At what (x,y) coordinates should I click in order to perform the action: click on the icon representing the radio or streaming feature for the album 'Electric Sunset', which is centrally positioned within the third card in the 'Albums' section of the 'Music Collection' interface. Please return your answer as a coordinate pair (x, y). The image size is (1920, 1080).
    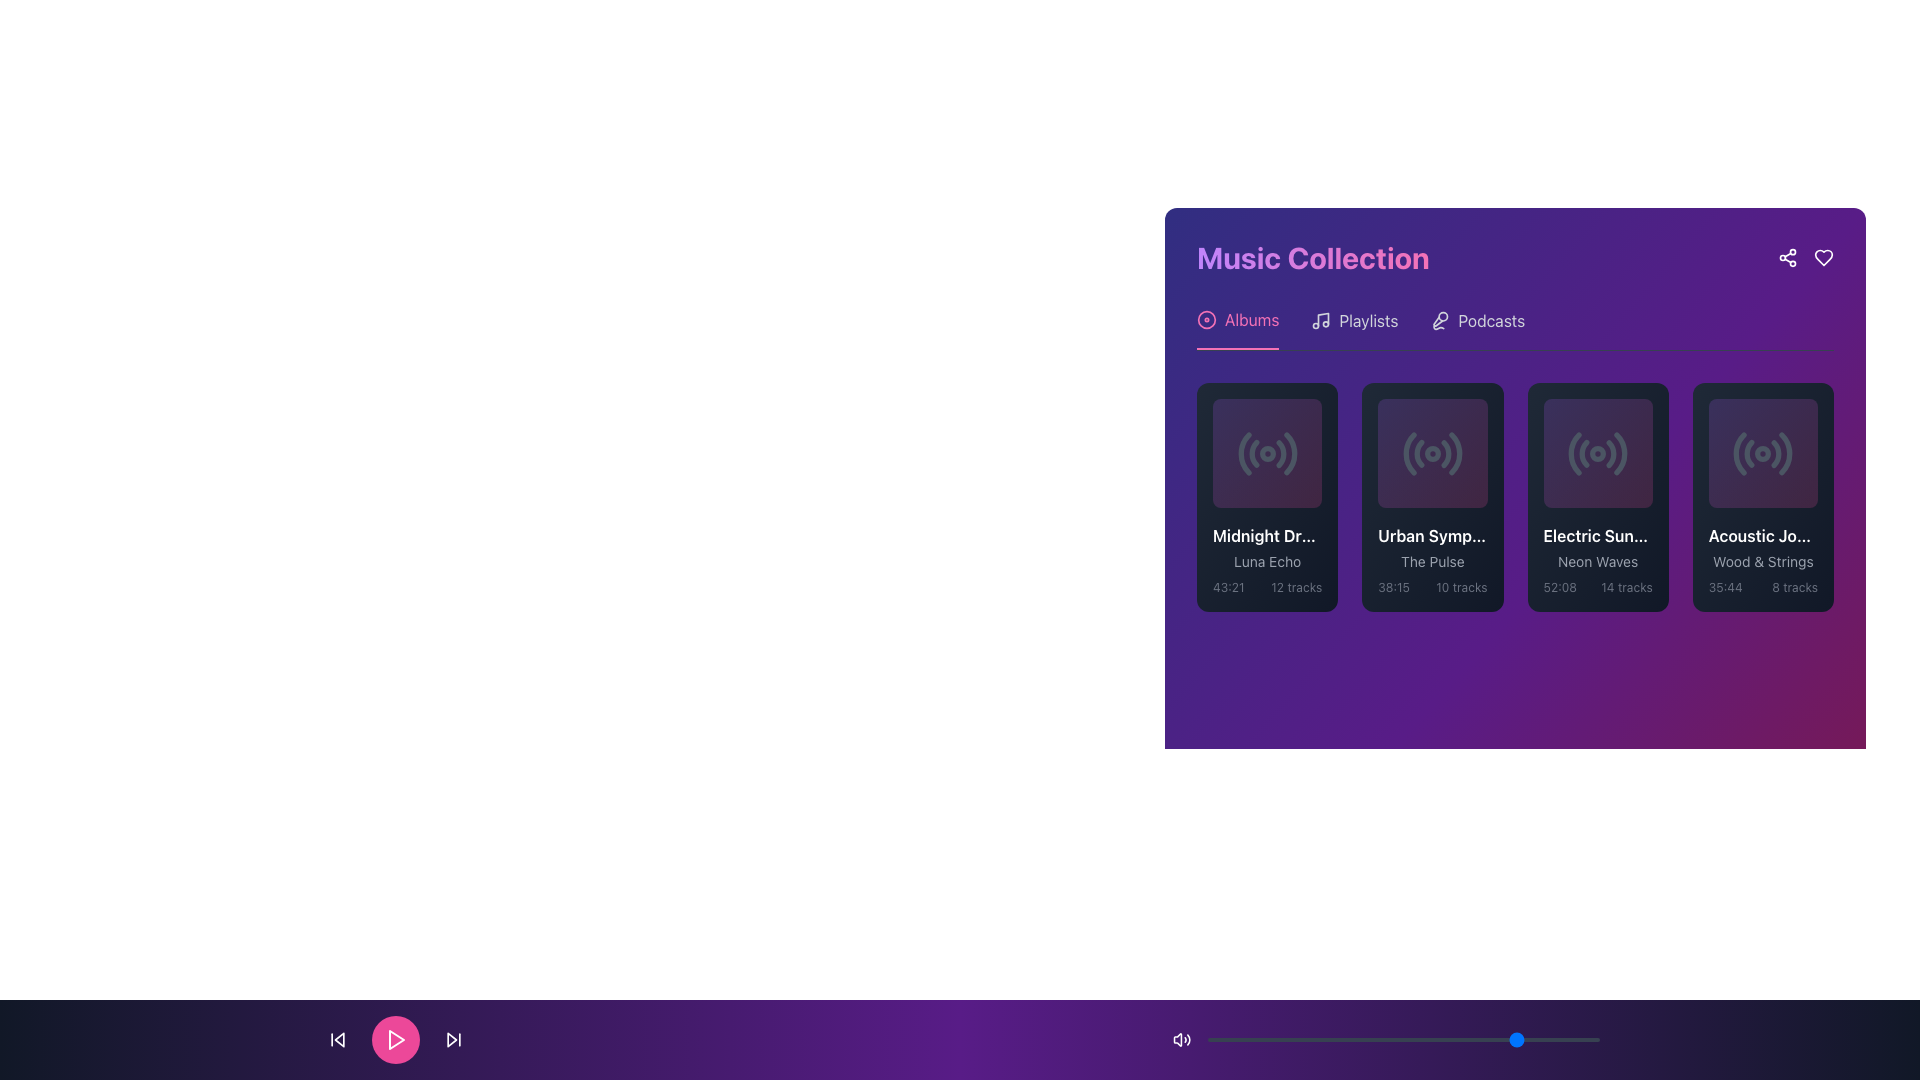
    Looking at the image, I should click on (1597, 453).